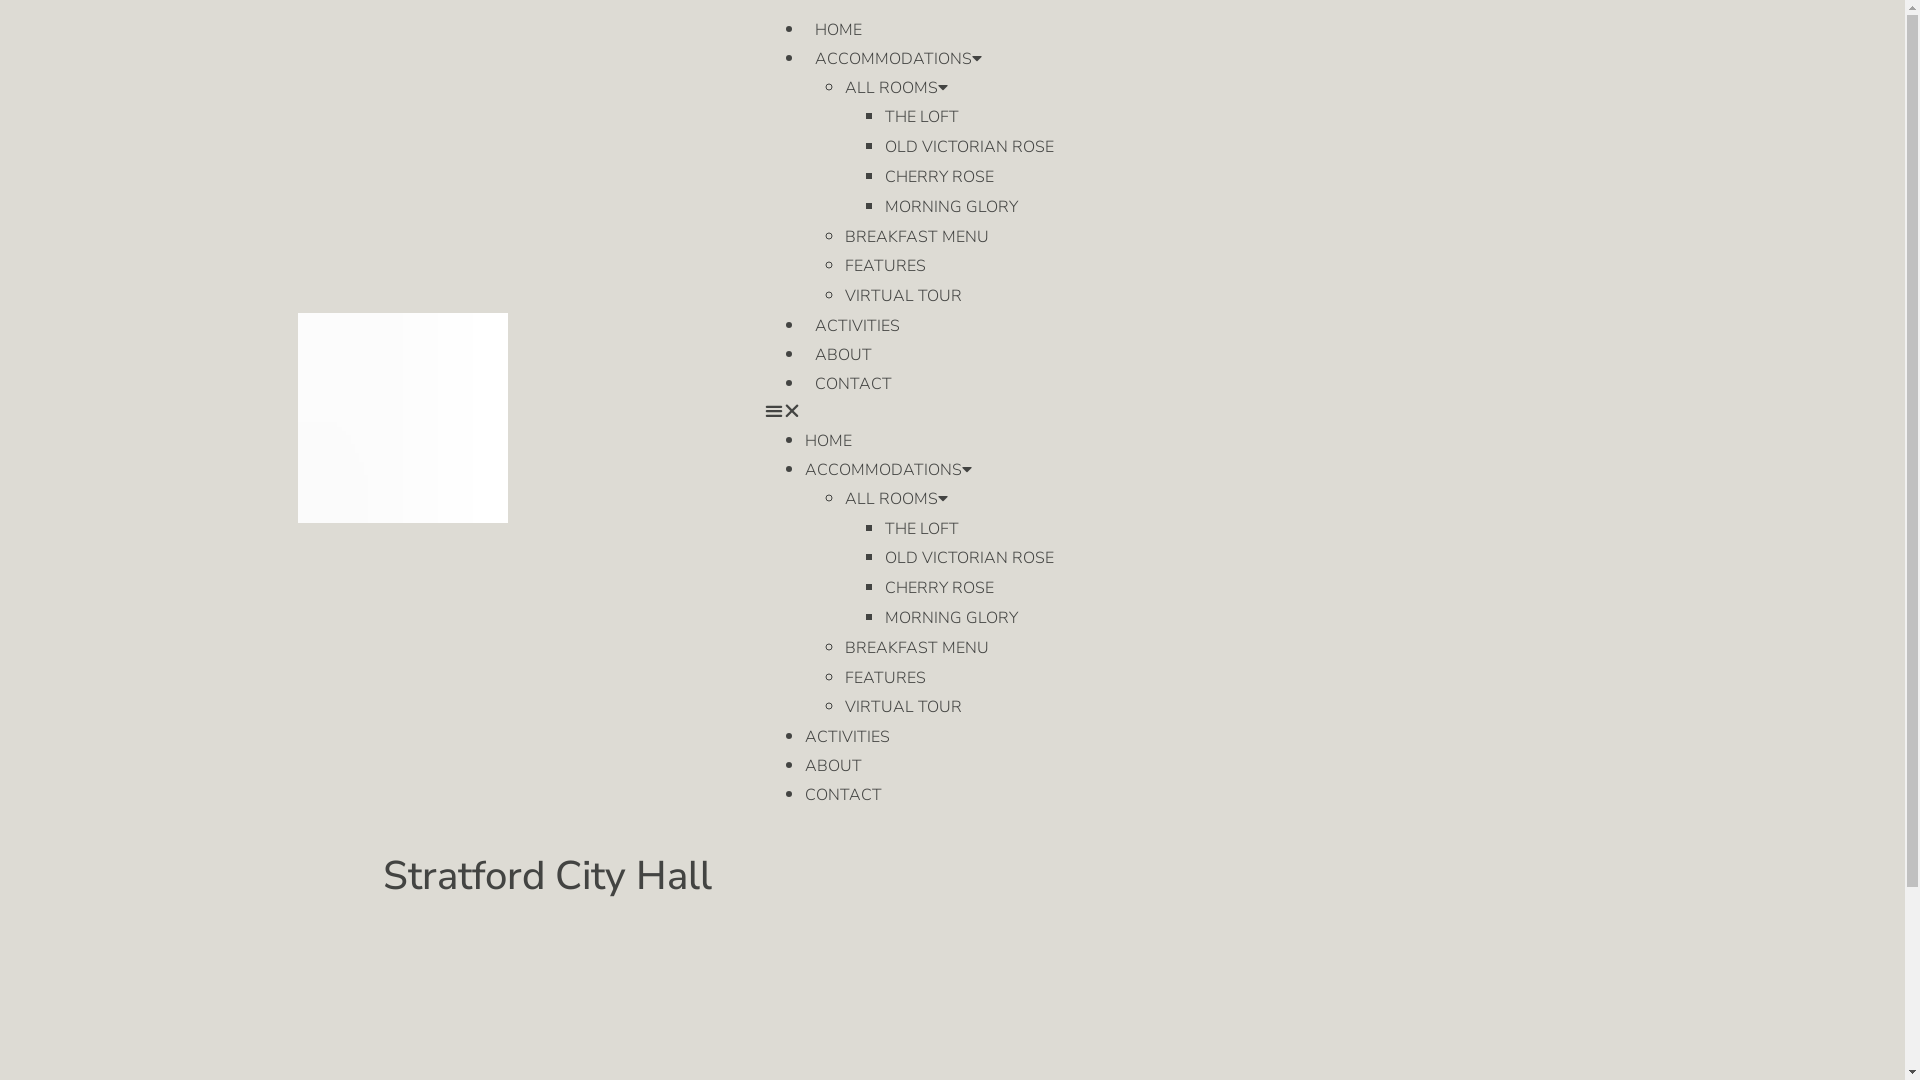 The width and height of the screenshot is (1920, 1080). Describe the element at coordinates (843, 793) in the screenshot. I see `'CONTACT'` at that location.